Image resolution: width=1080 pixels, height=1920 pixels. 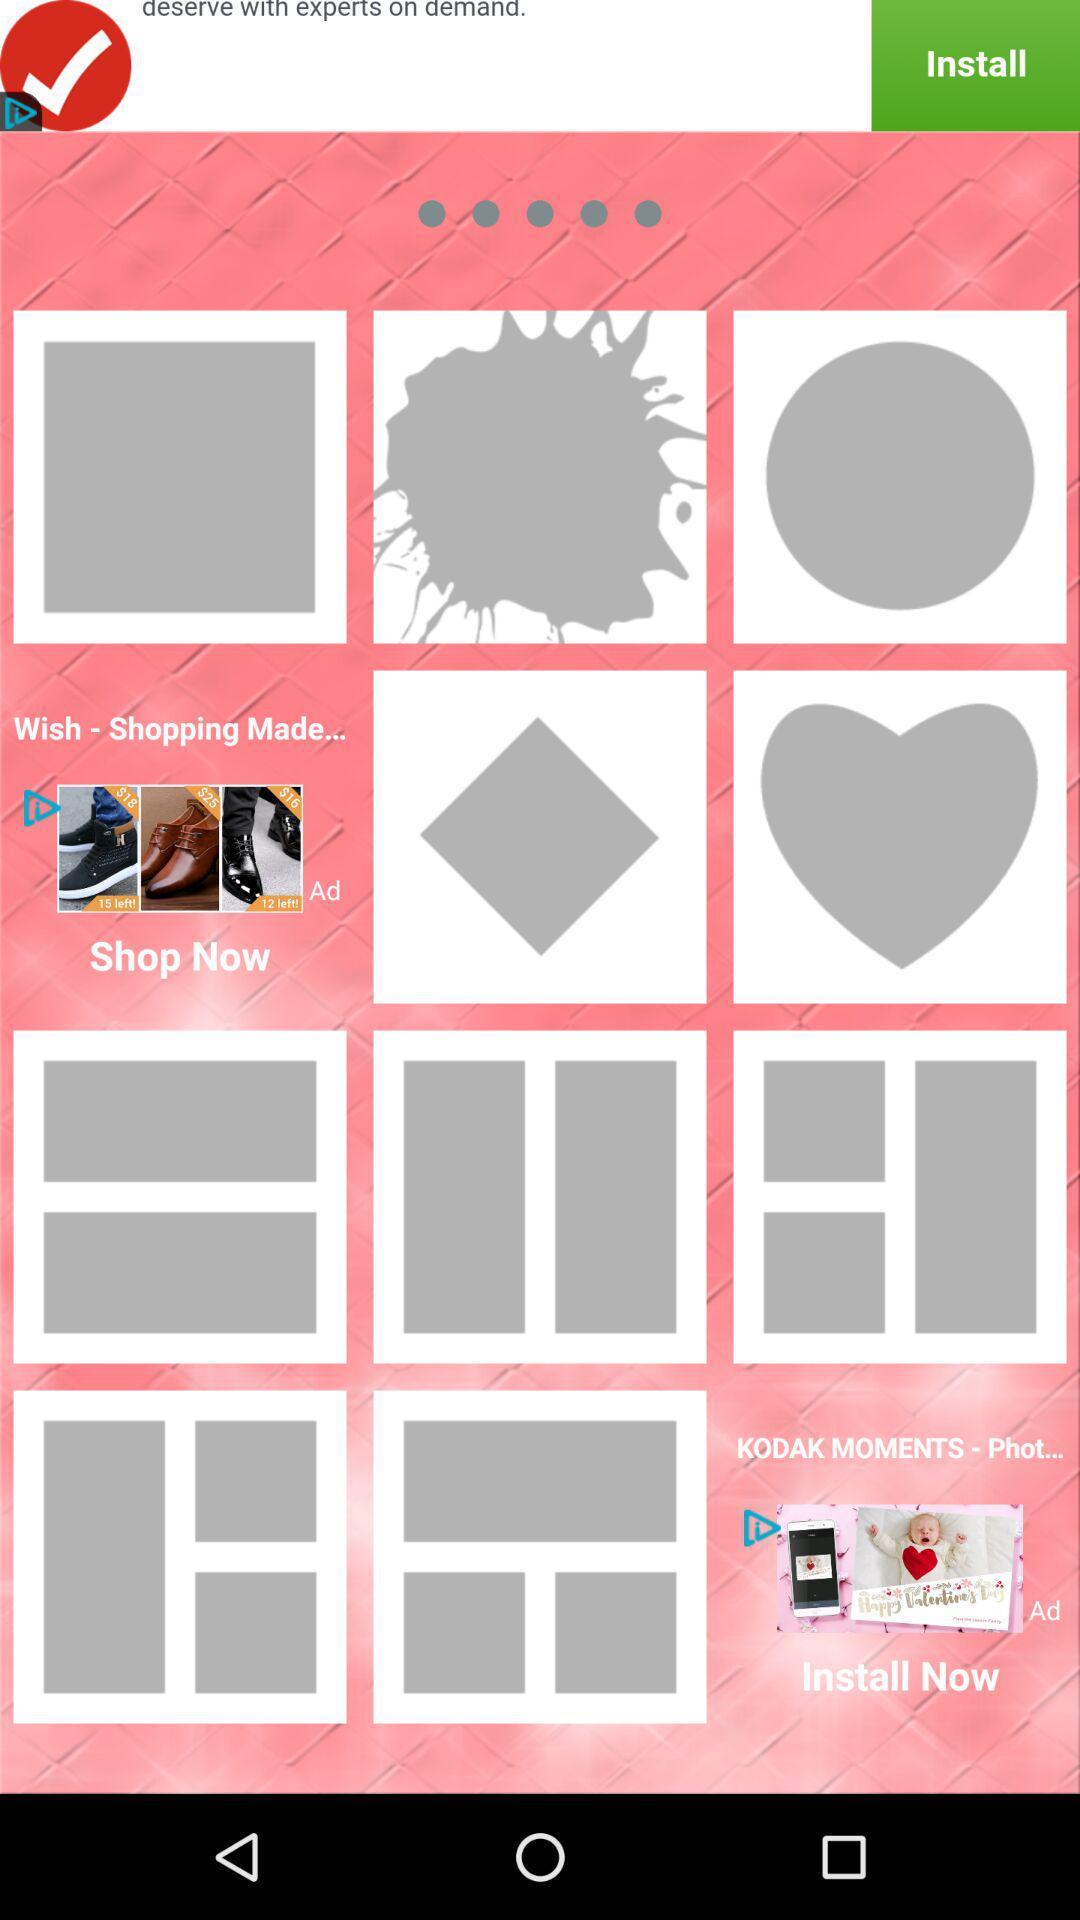 I want to click on figure, so click(x=898, y=836).